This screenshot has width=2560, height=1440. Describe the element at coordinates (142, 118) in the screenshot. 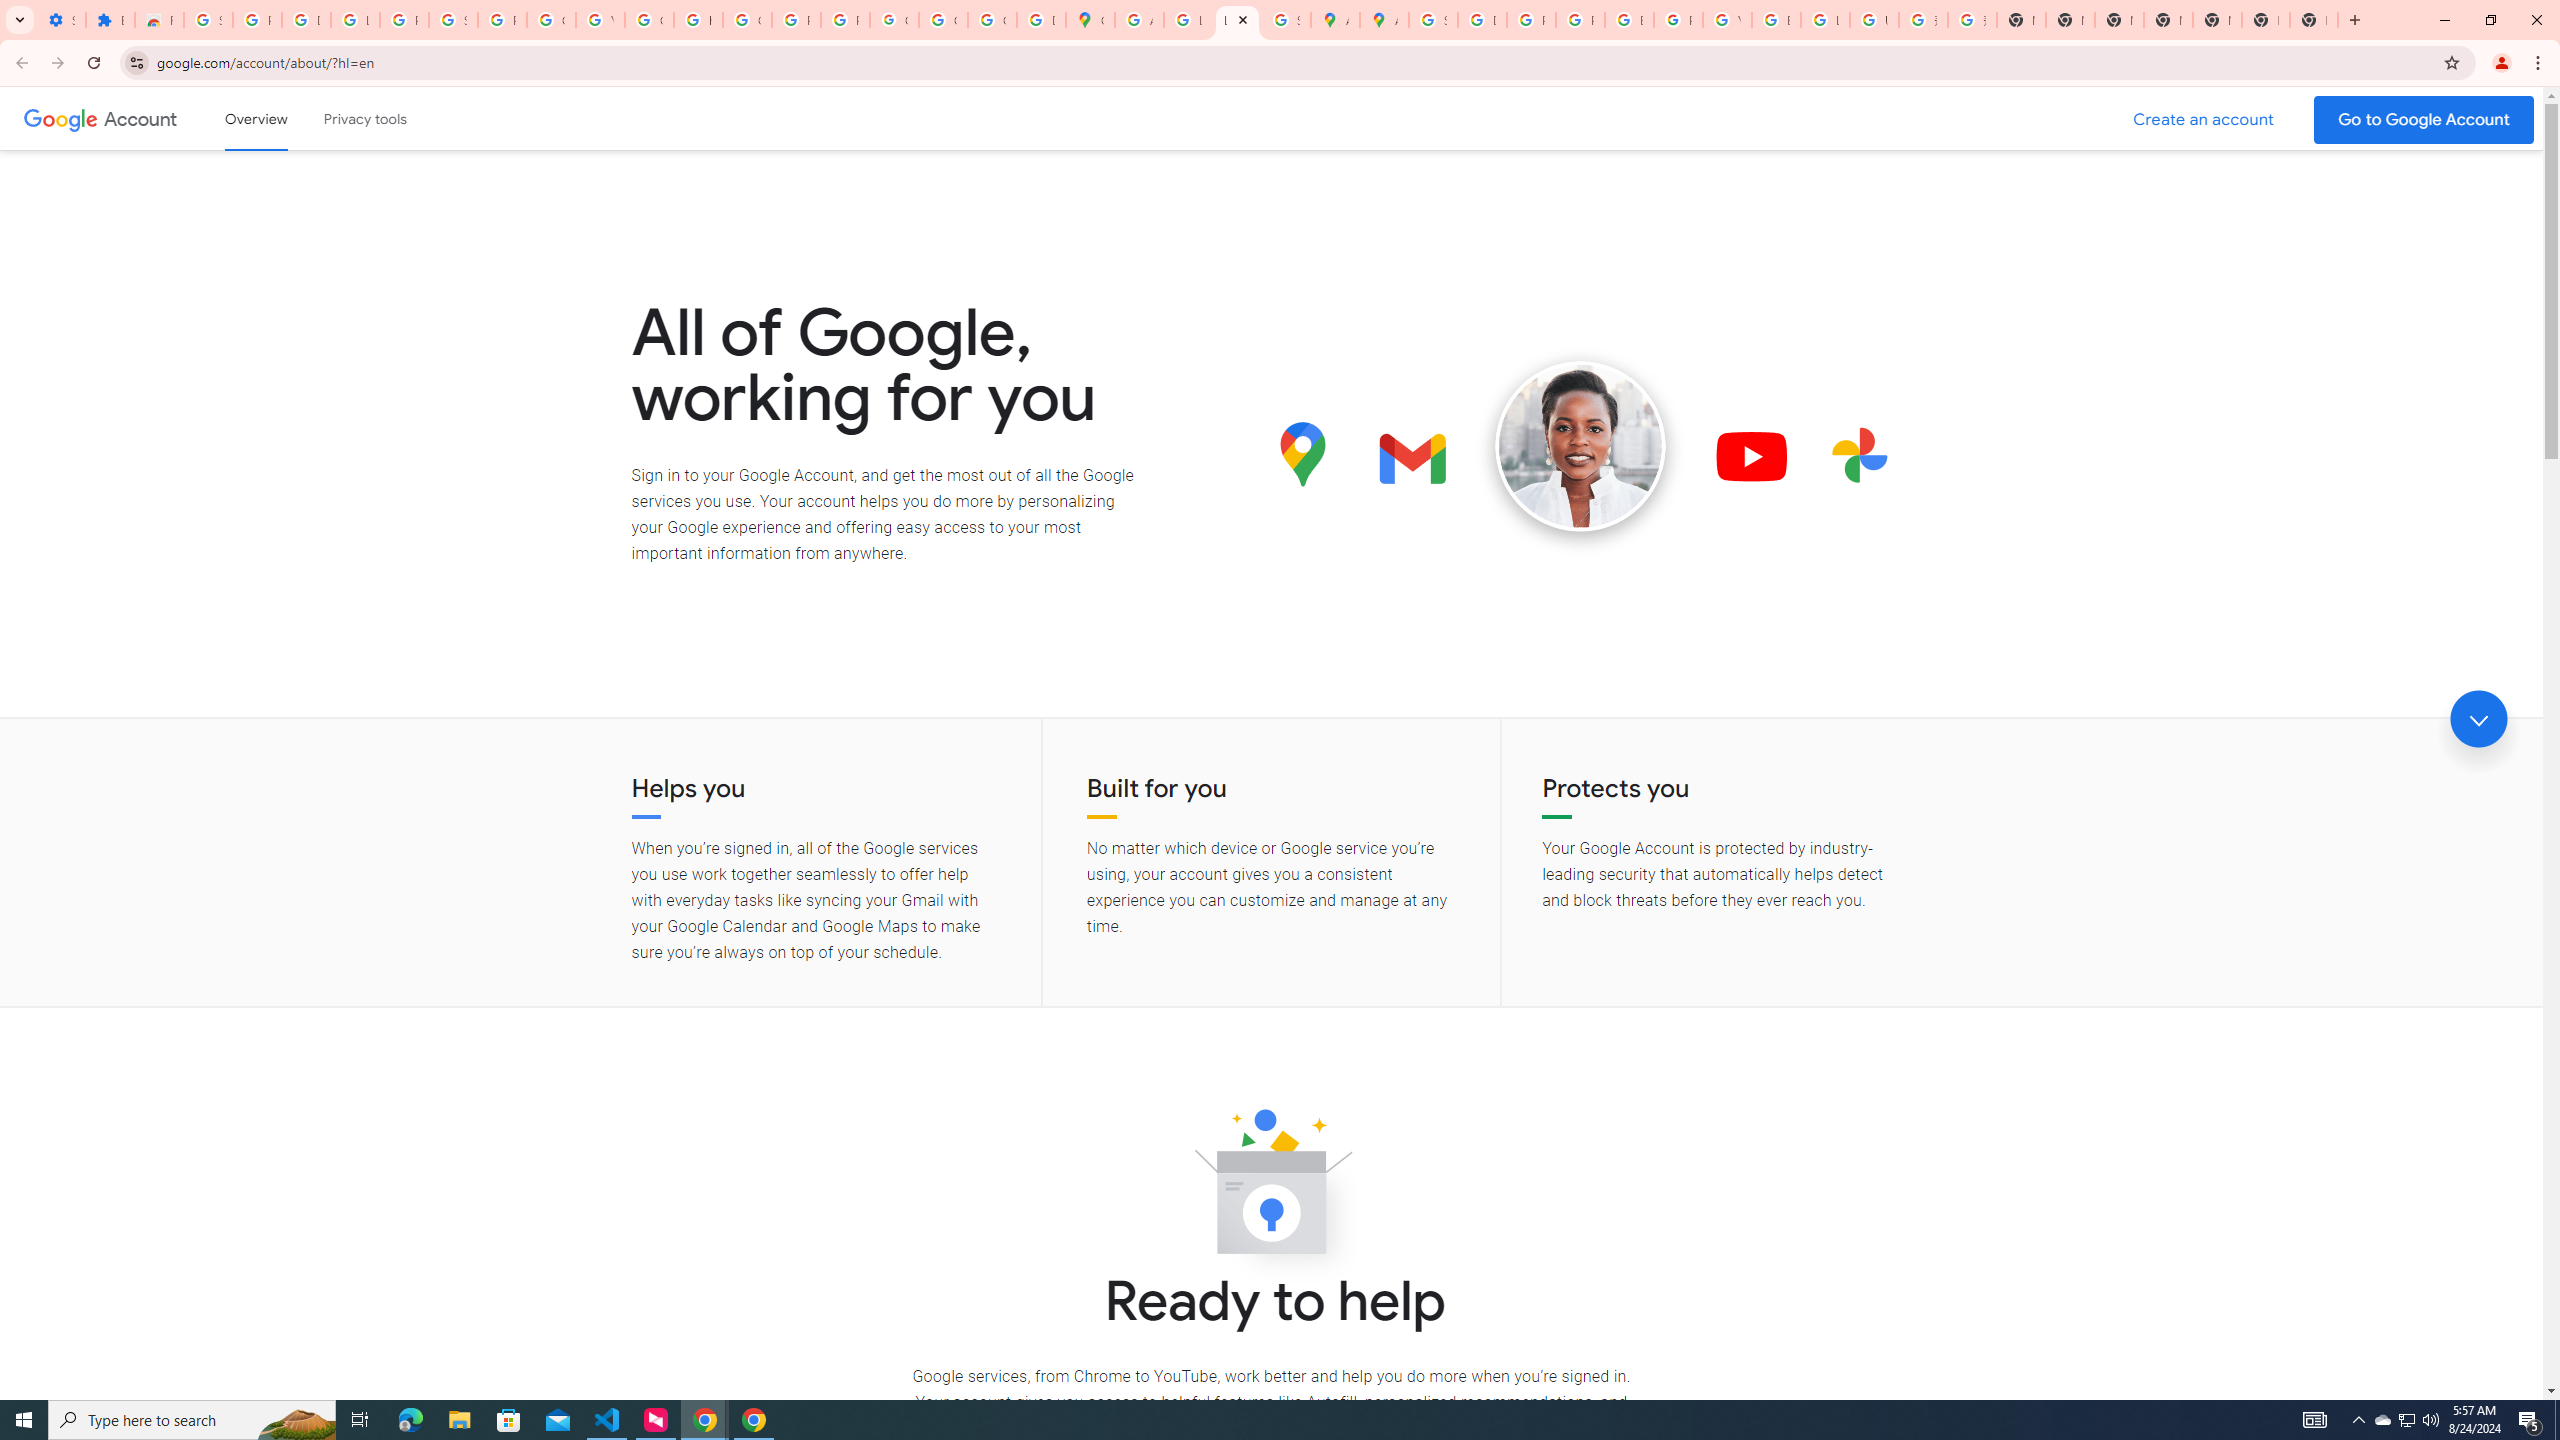

I see `'Google Account'` at that location.